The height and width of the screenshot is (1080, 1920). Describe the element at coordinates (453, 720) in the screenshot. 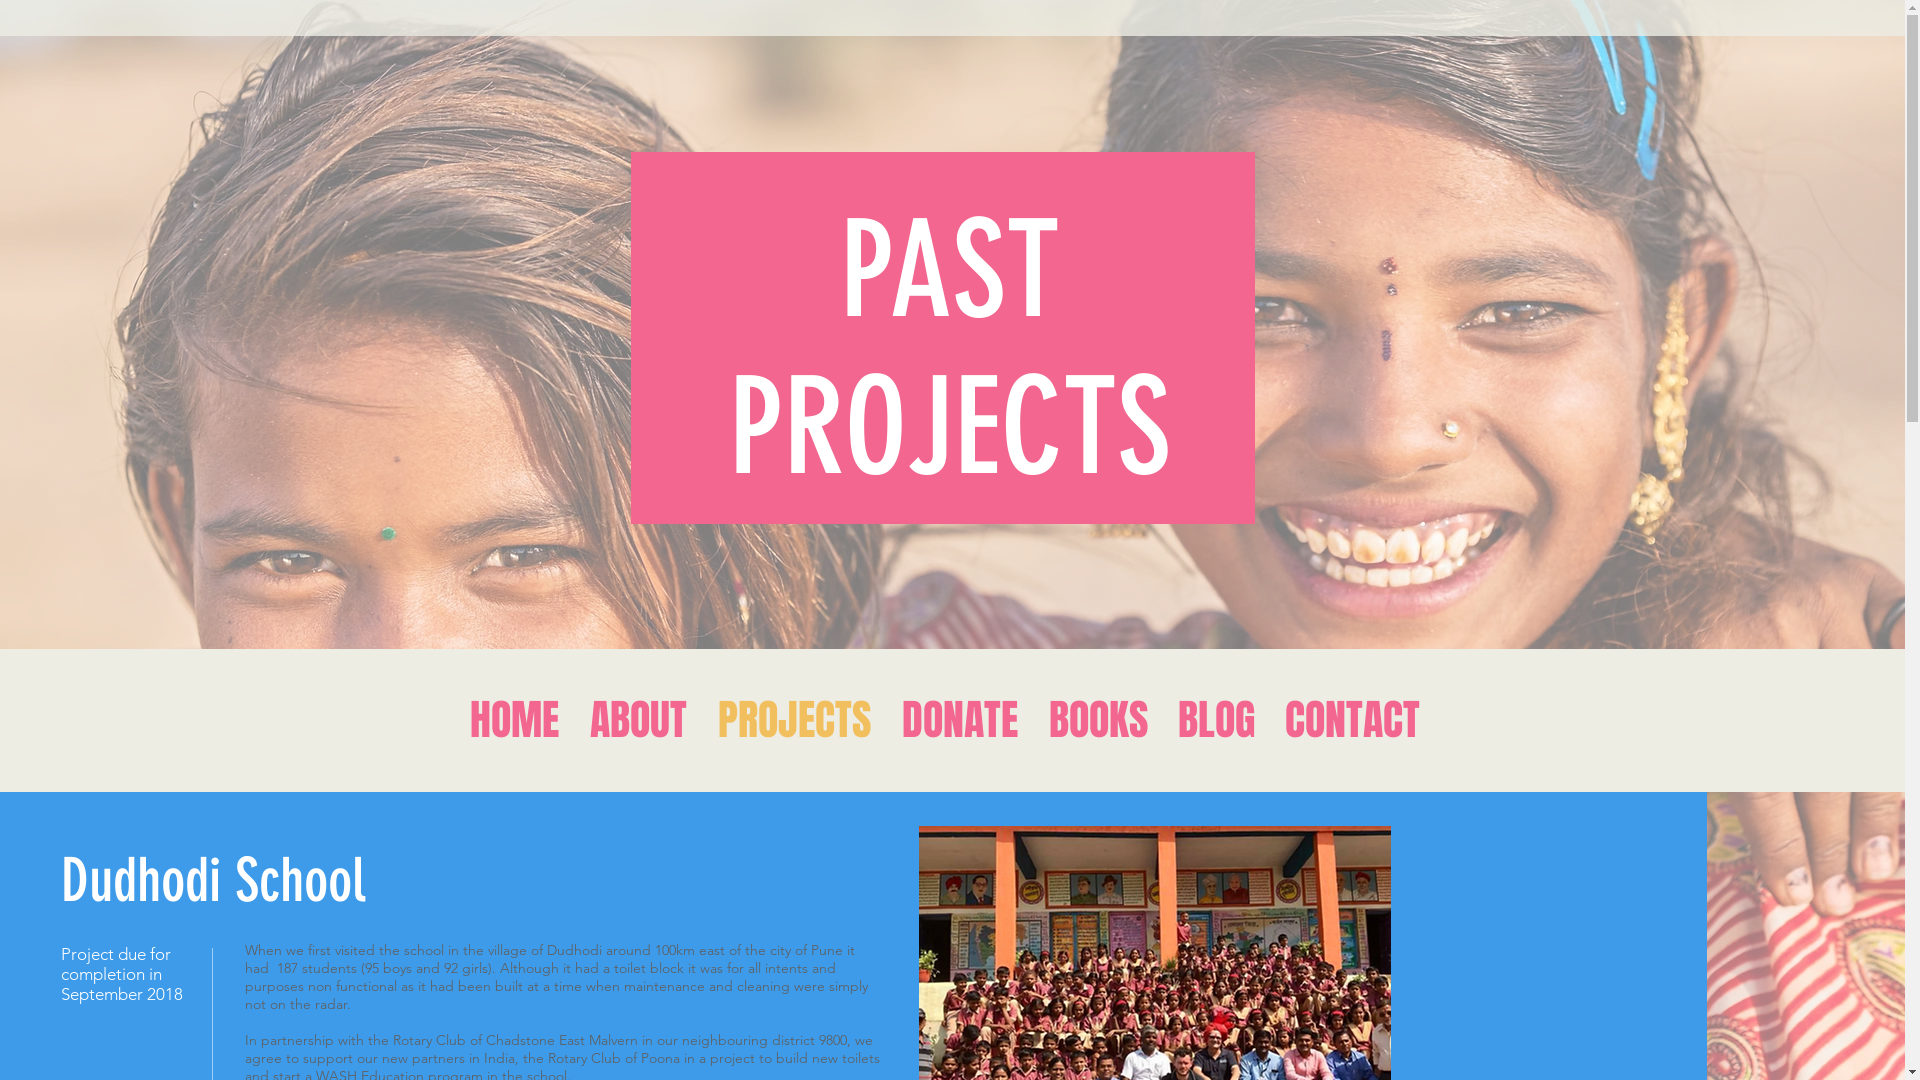

I see `'HOME'` at that location.